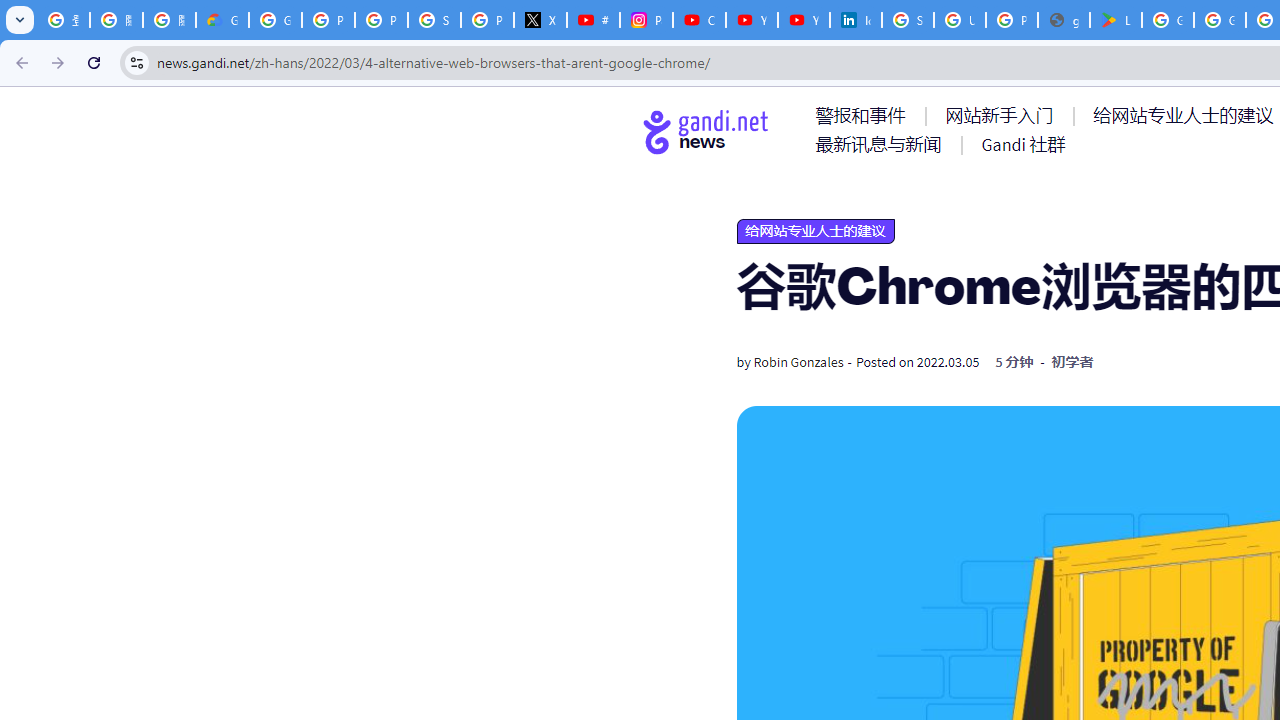 The image size is (1280, 720). I want to click on 'YouTube Culture & Trends - YouTube Top 10, 2021', so click(803, 20).